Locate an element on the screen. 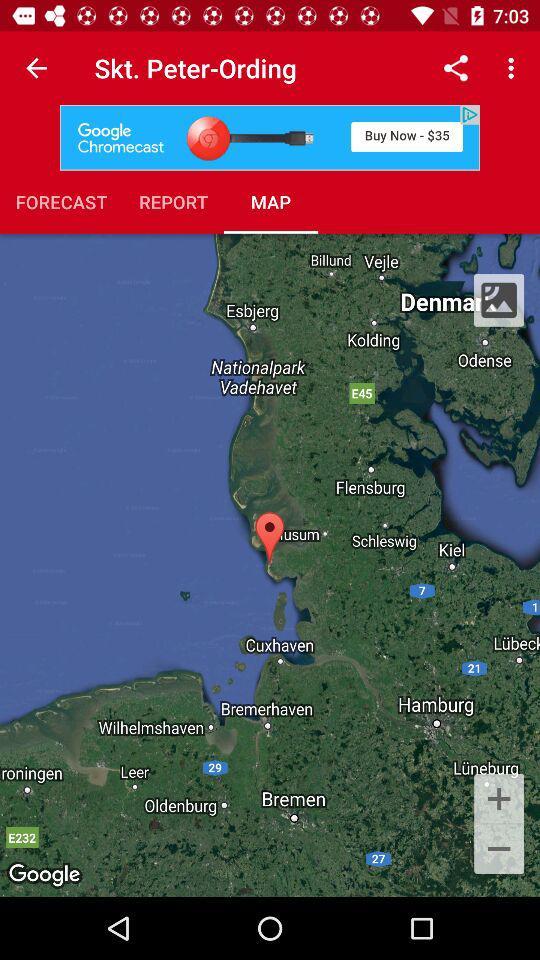  item above forecast item is located at coordinates (270, 136).